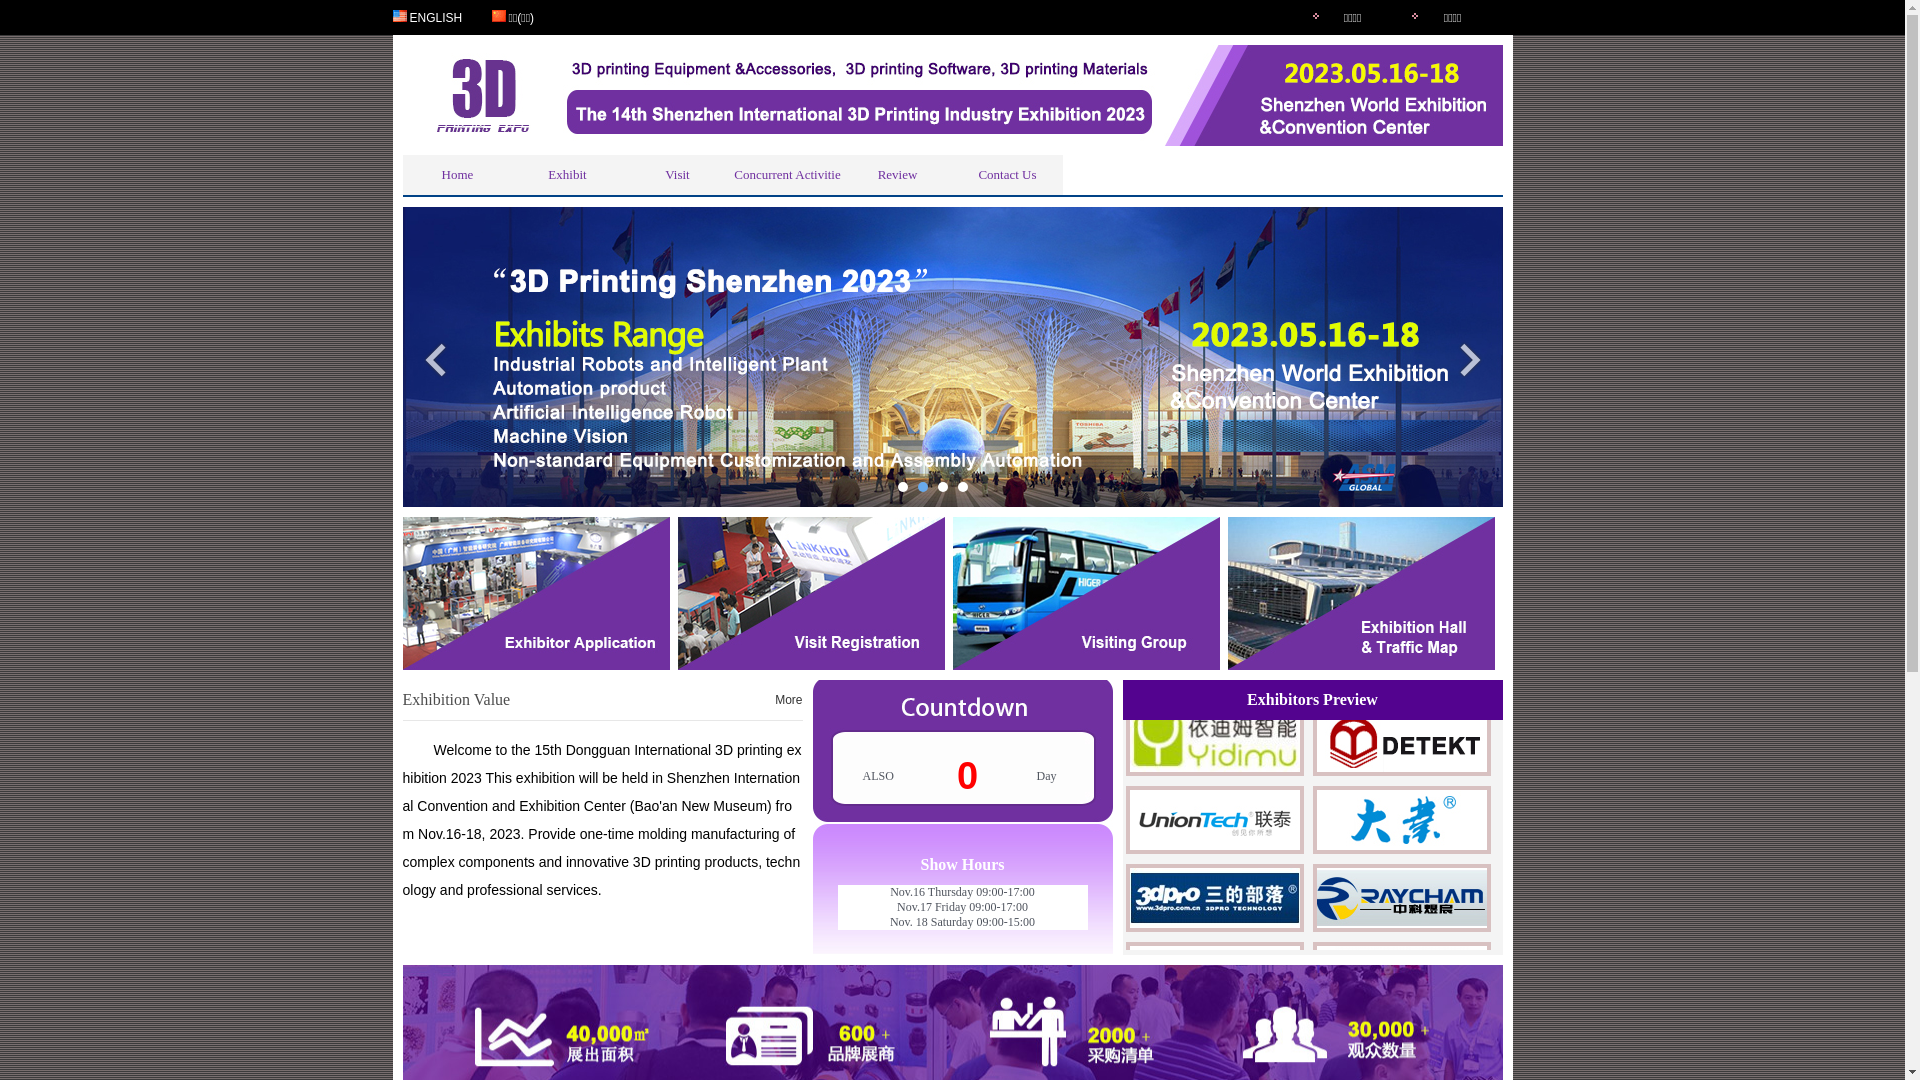 The width and height of the screenshot is (1920, 1080). What do you see at coordinates (435, 16) in the screenshot?
I see `'ENGLISH'` at bounding box center [435, 16].